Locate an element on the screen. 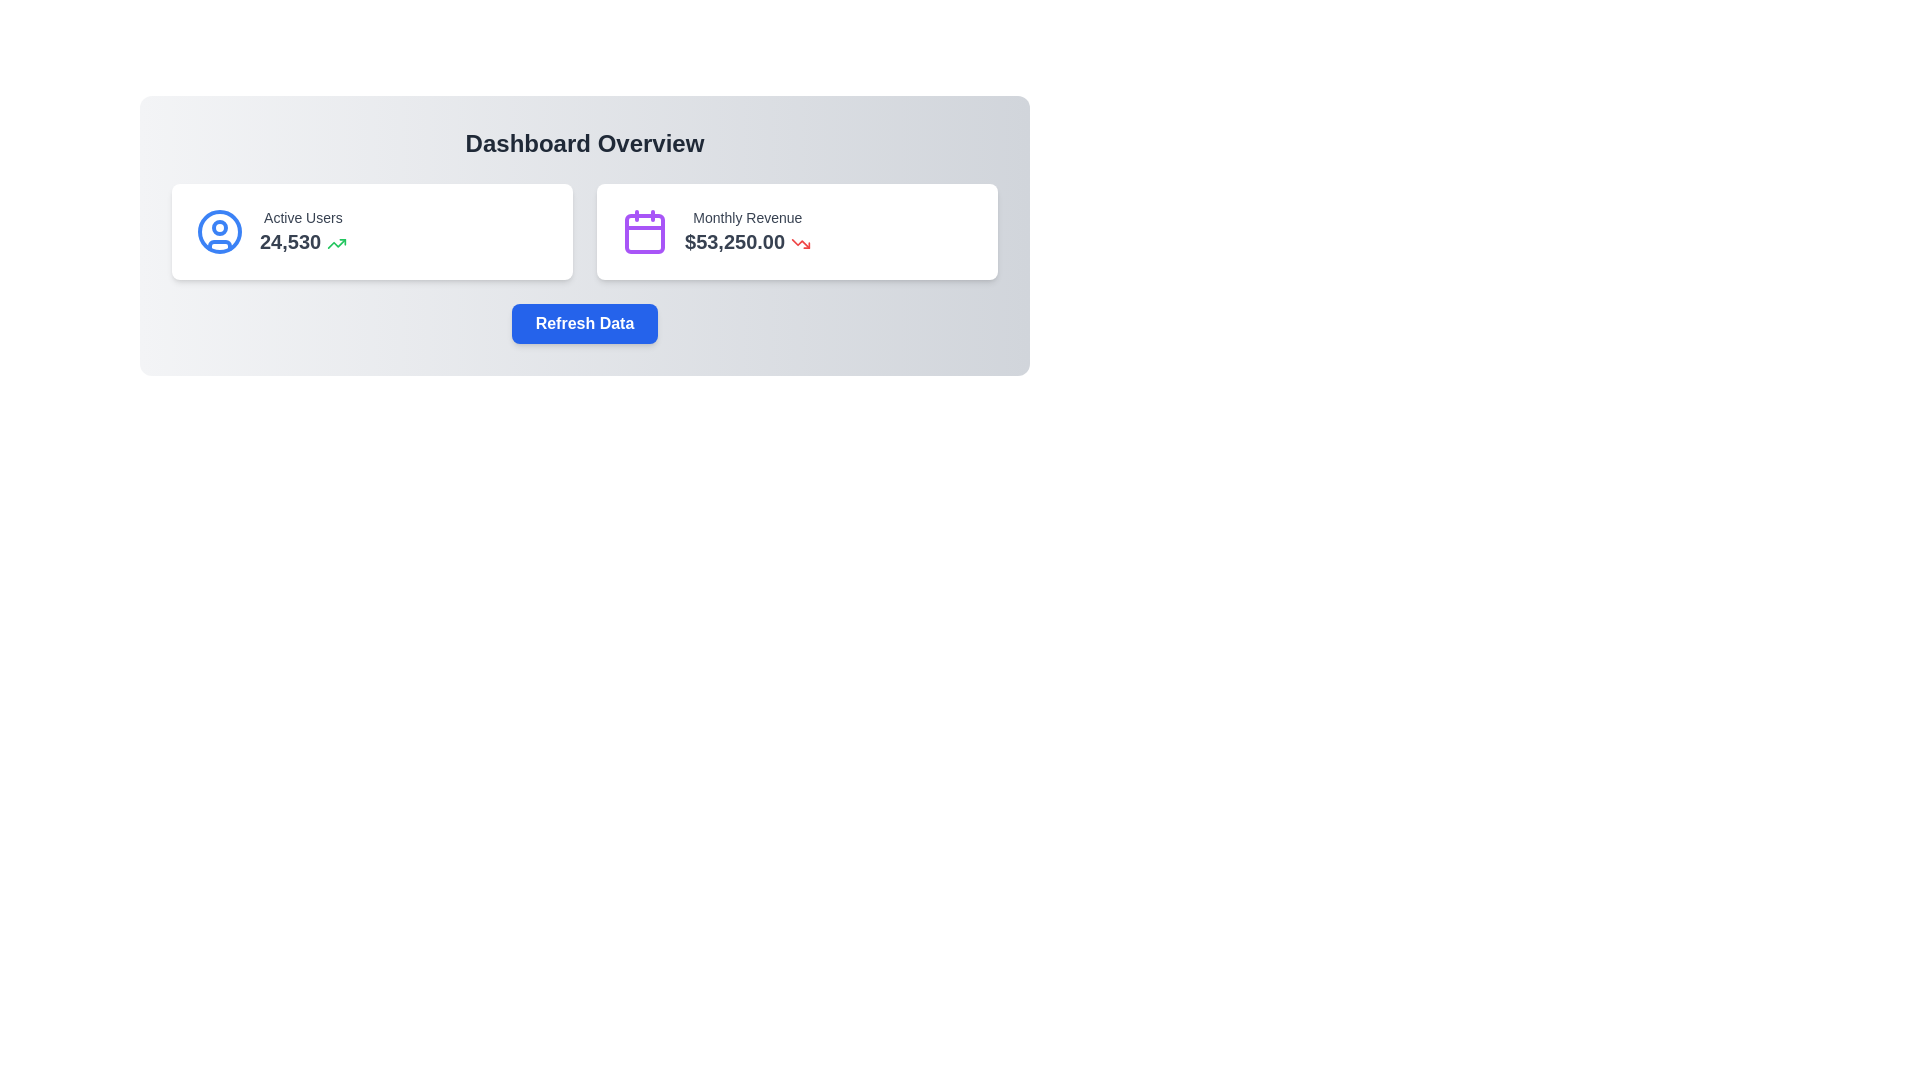 The height and width of the screenshot is (1080, 1920). the 'Monthly Revenue' icon located in the right card of the Dashboard Overview section, which is visually aligned to the left of the text '$53,250.00' is located at coordinates (644, 230).